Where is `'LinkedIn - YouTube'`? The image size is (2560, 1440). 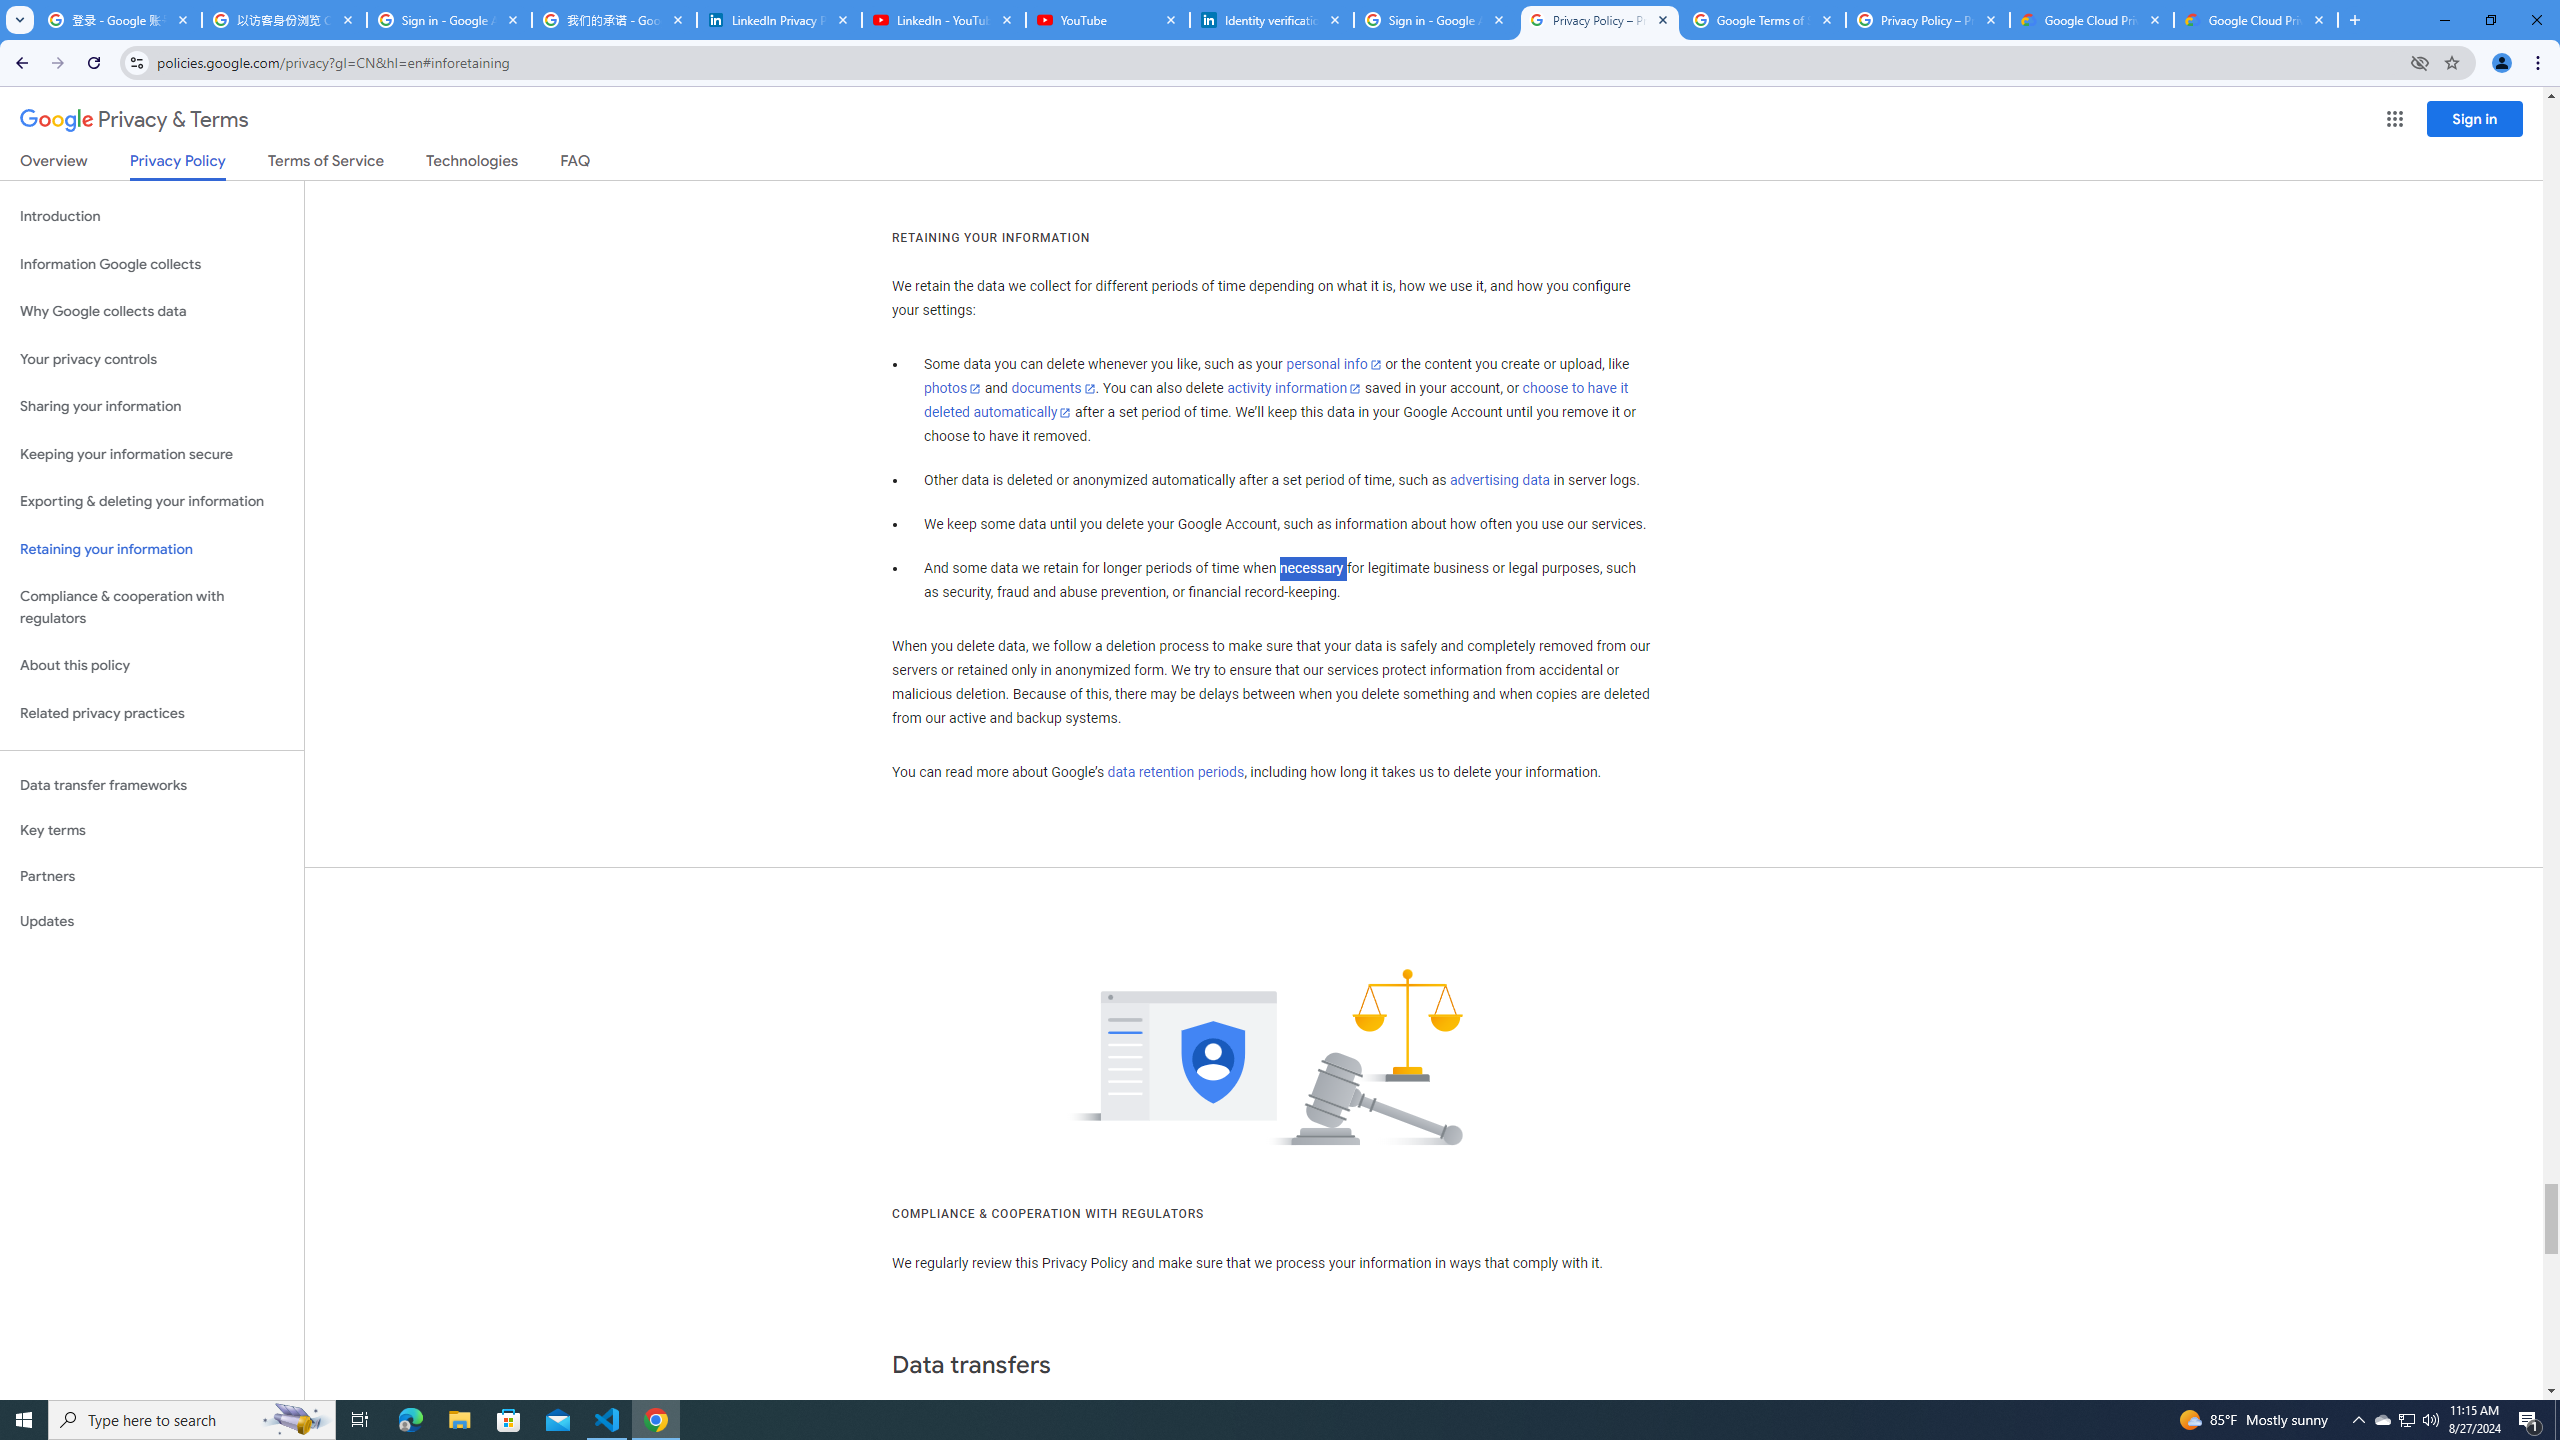
'LinkedIn - YouTube' is located at coordinates (942, 19).